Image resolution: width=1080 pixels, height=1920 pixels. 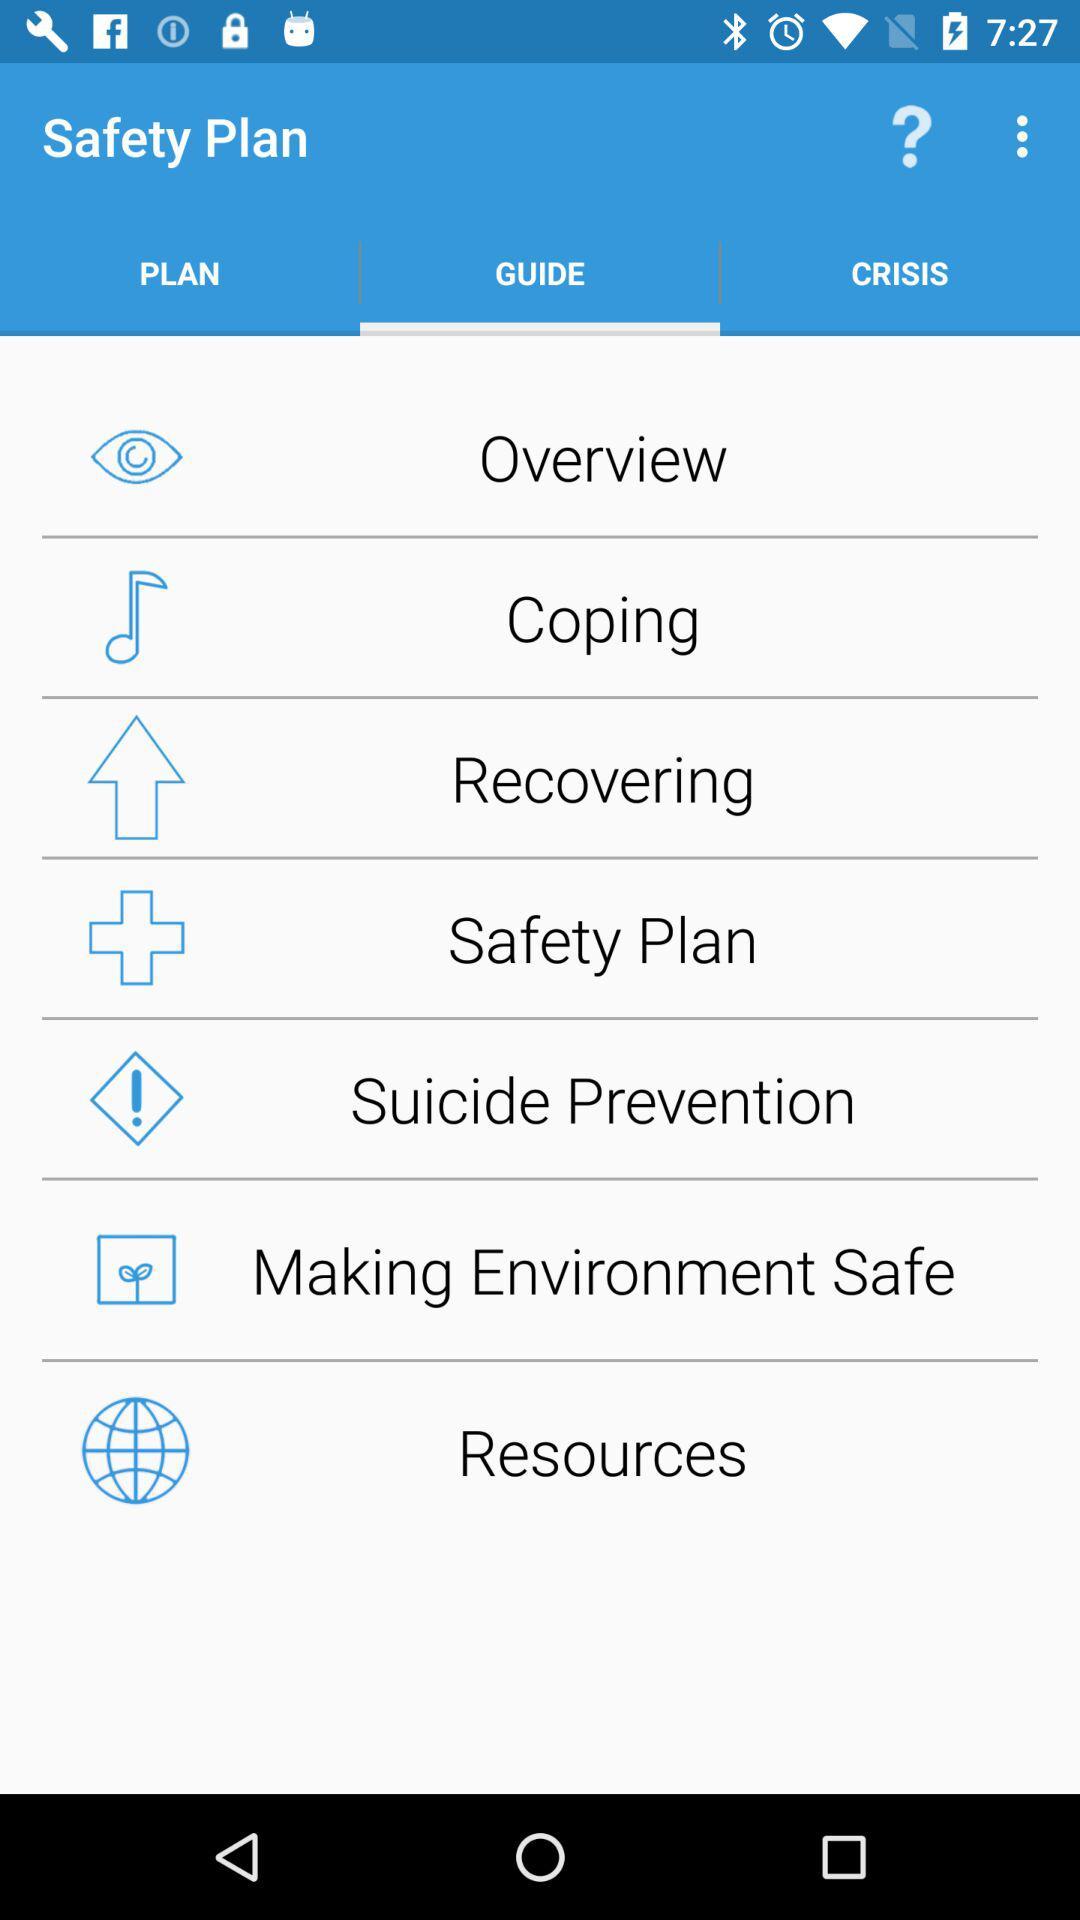 I want to click on making environment safe icon, so click(x=540, y=1268).